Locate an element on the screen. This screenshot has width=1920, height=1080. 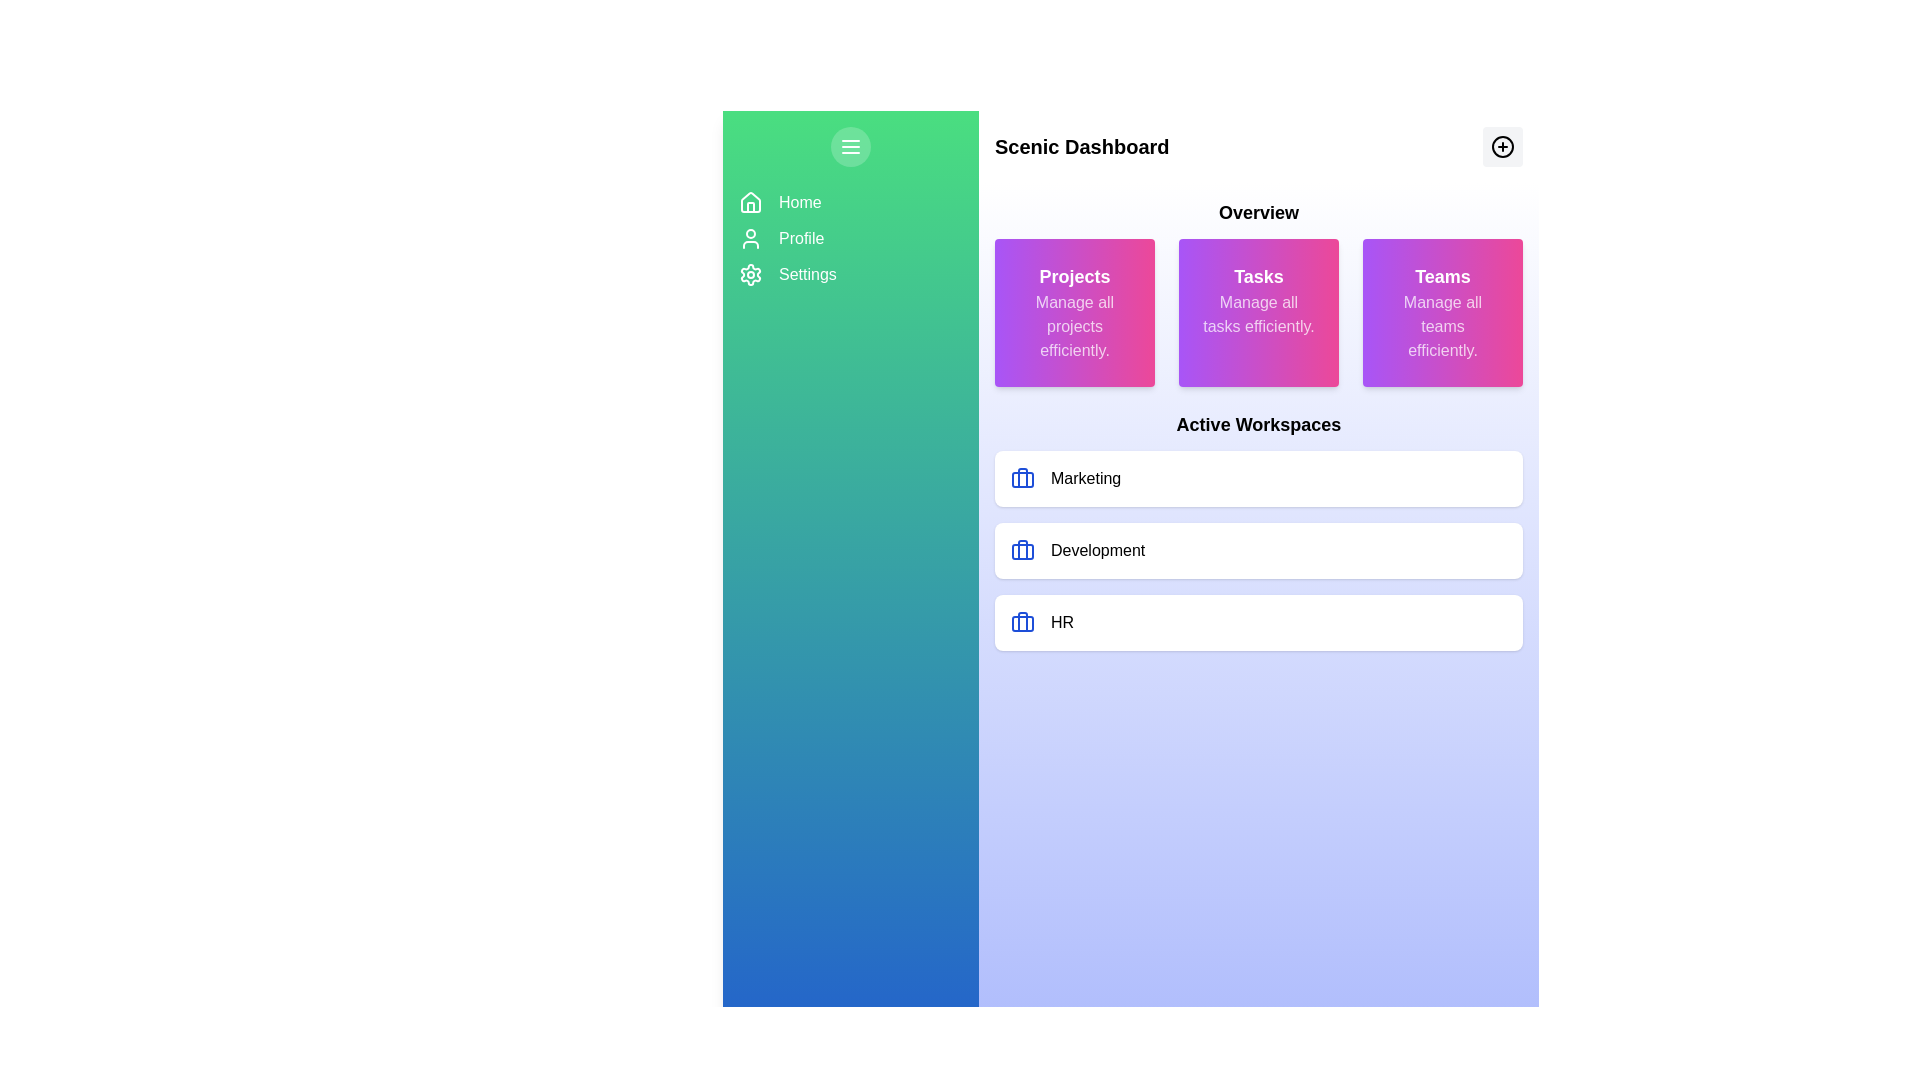
the second text label in the vertical list within the sidebar on the left side of the interface is located at coordinates (801, 238).